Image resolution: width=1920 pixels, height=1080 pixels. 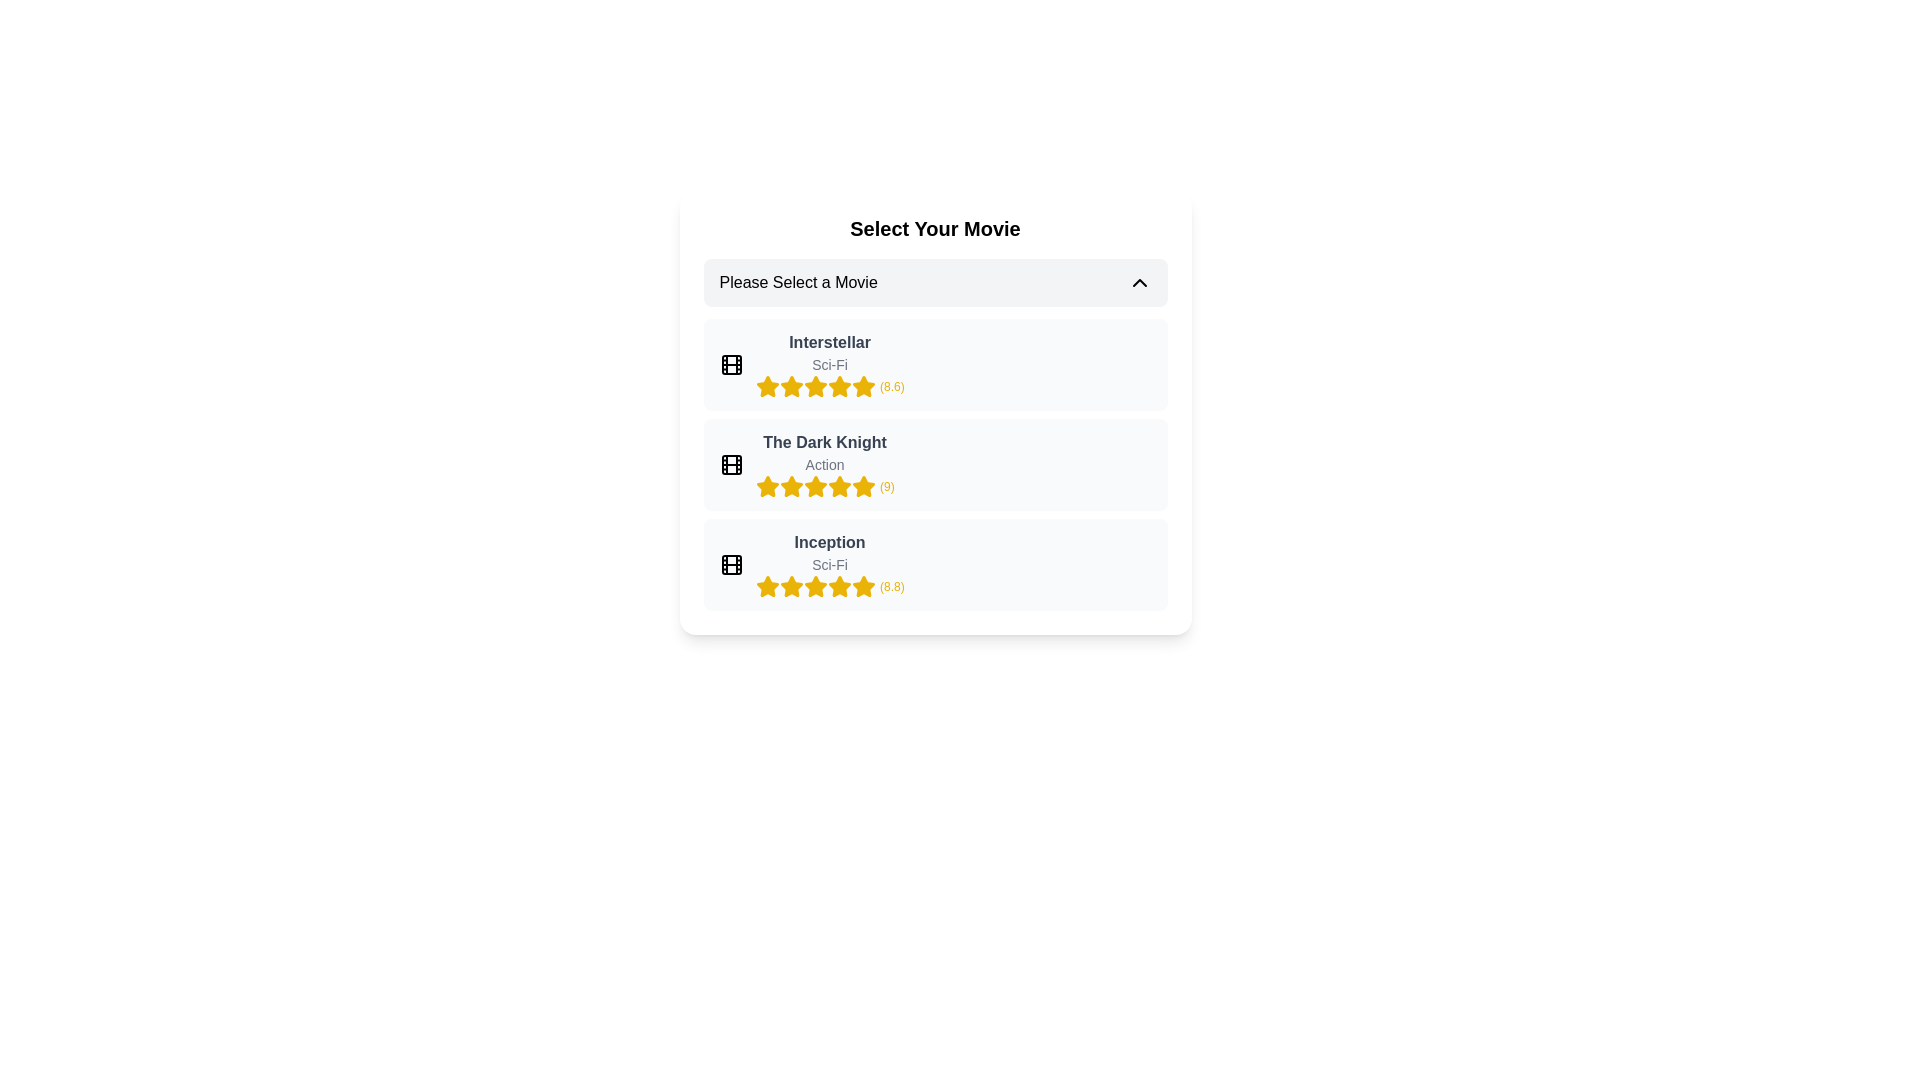 What do you see at coordinates (790, 486) in the screenshot?
I see `the third star icon in the rating section for 'The Dark Knight', which is positioned below the title and to the left of the rating text '(9)'` at bounding box center [790, 486].